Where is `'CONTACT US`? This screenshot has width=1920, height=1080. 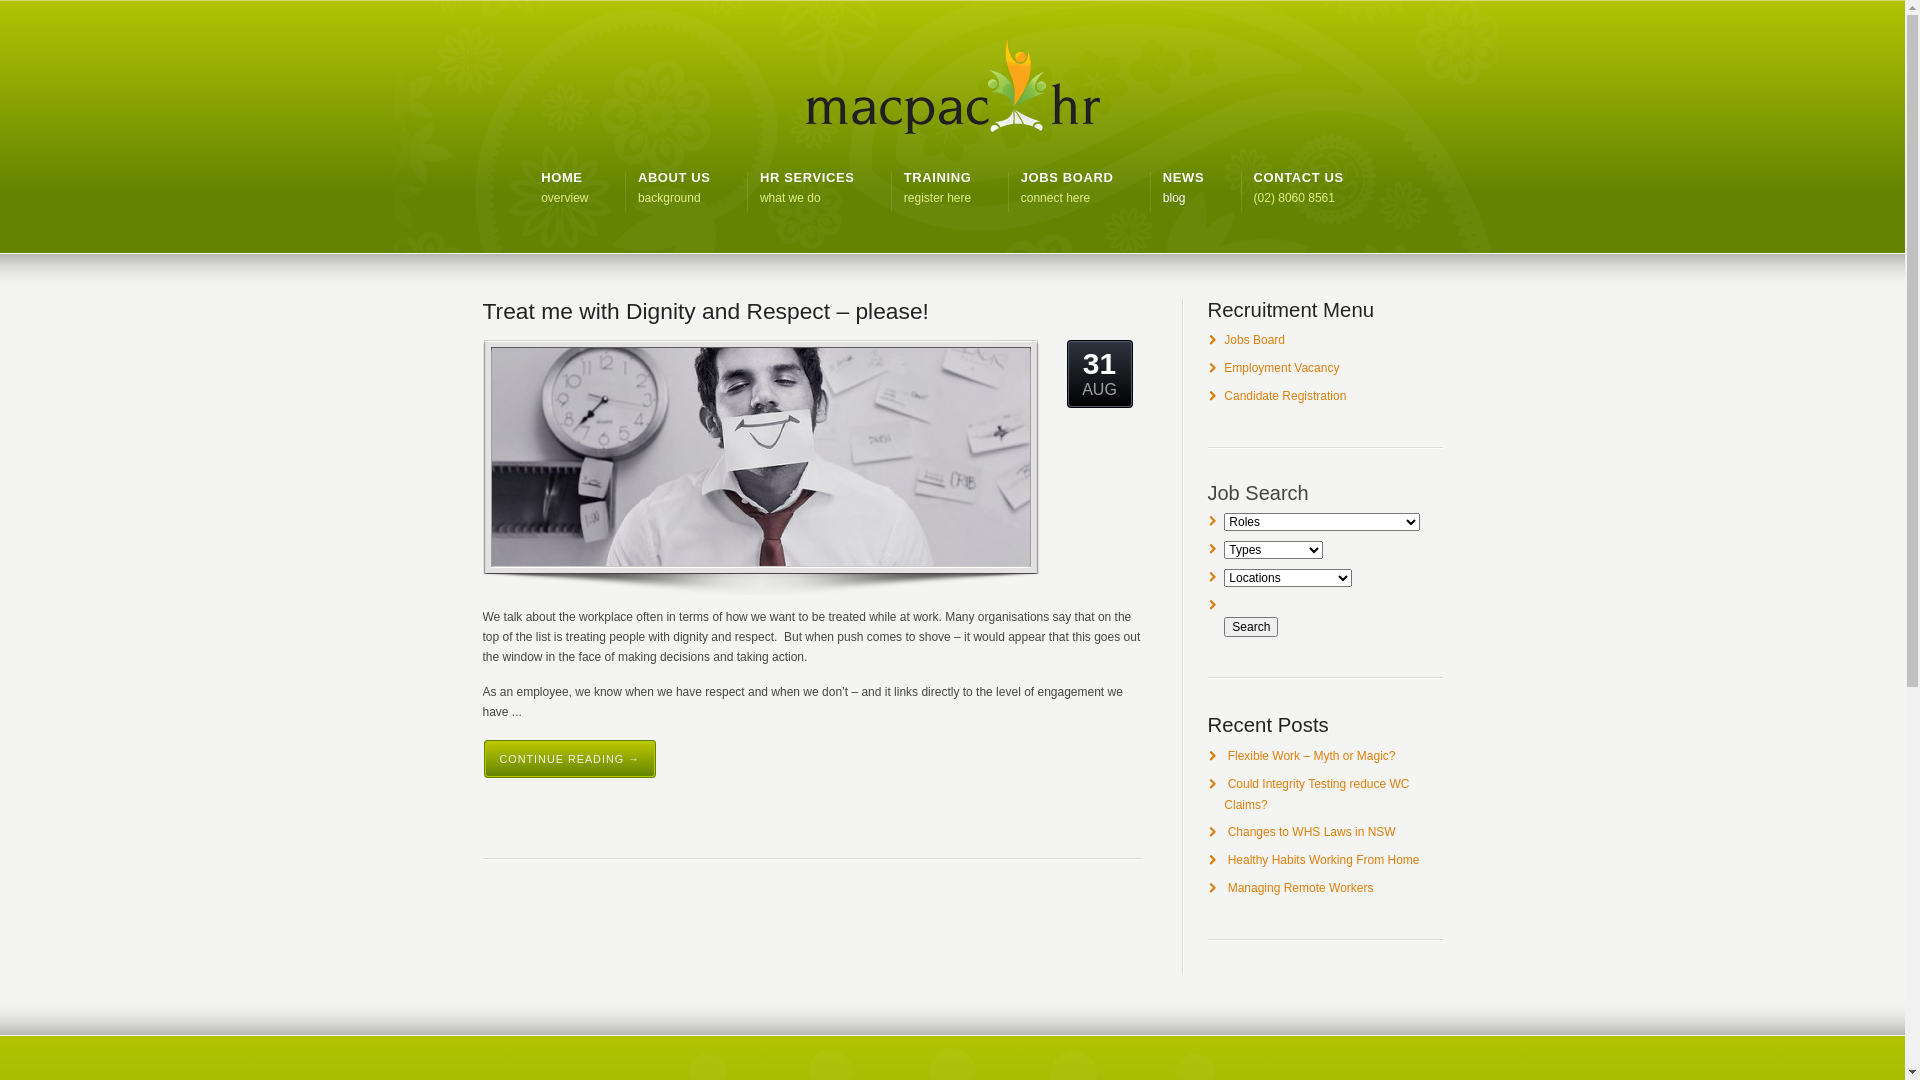
'CONTACT US is located at coordinates (1299, 188).